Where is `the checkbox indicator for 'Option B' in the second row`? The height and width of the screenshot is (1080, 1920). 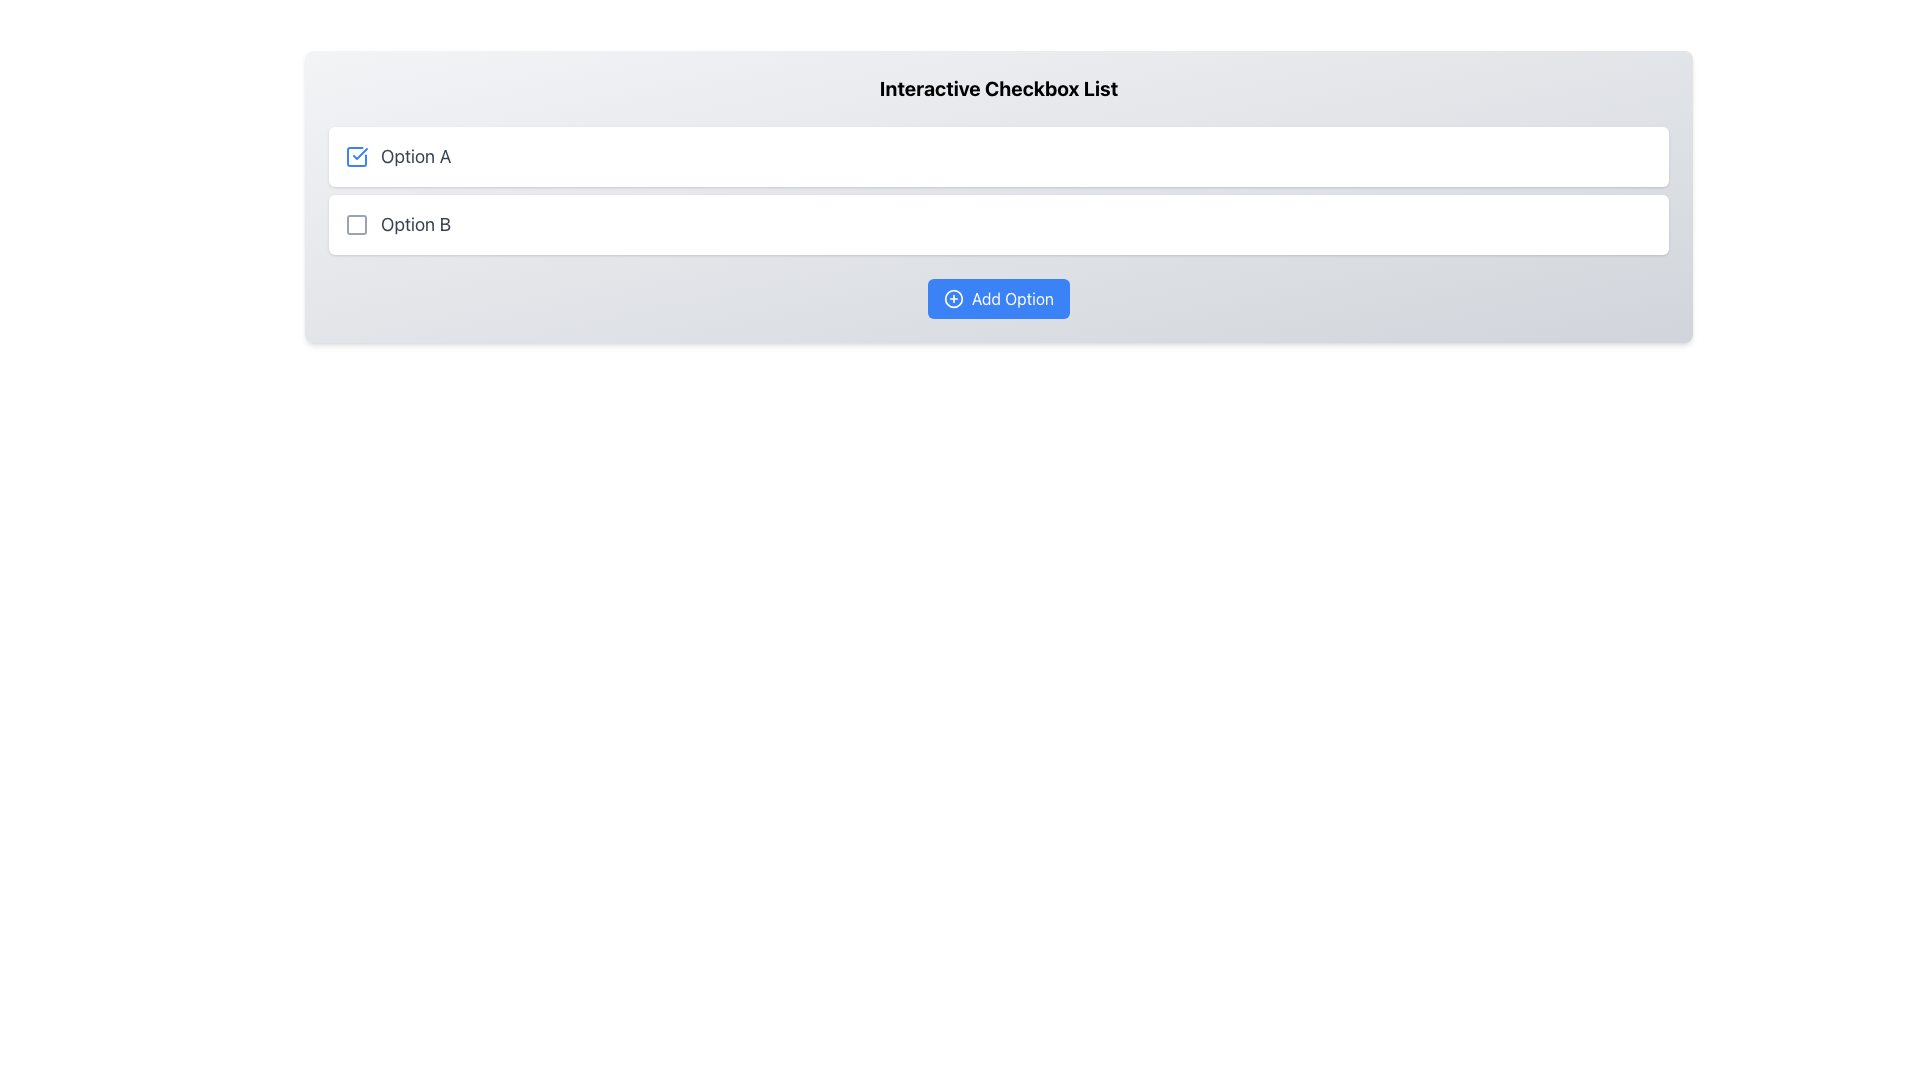 the checkbox indicator for 'Option B' in the second row is located at coordinates (356, 224).